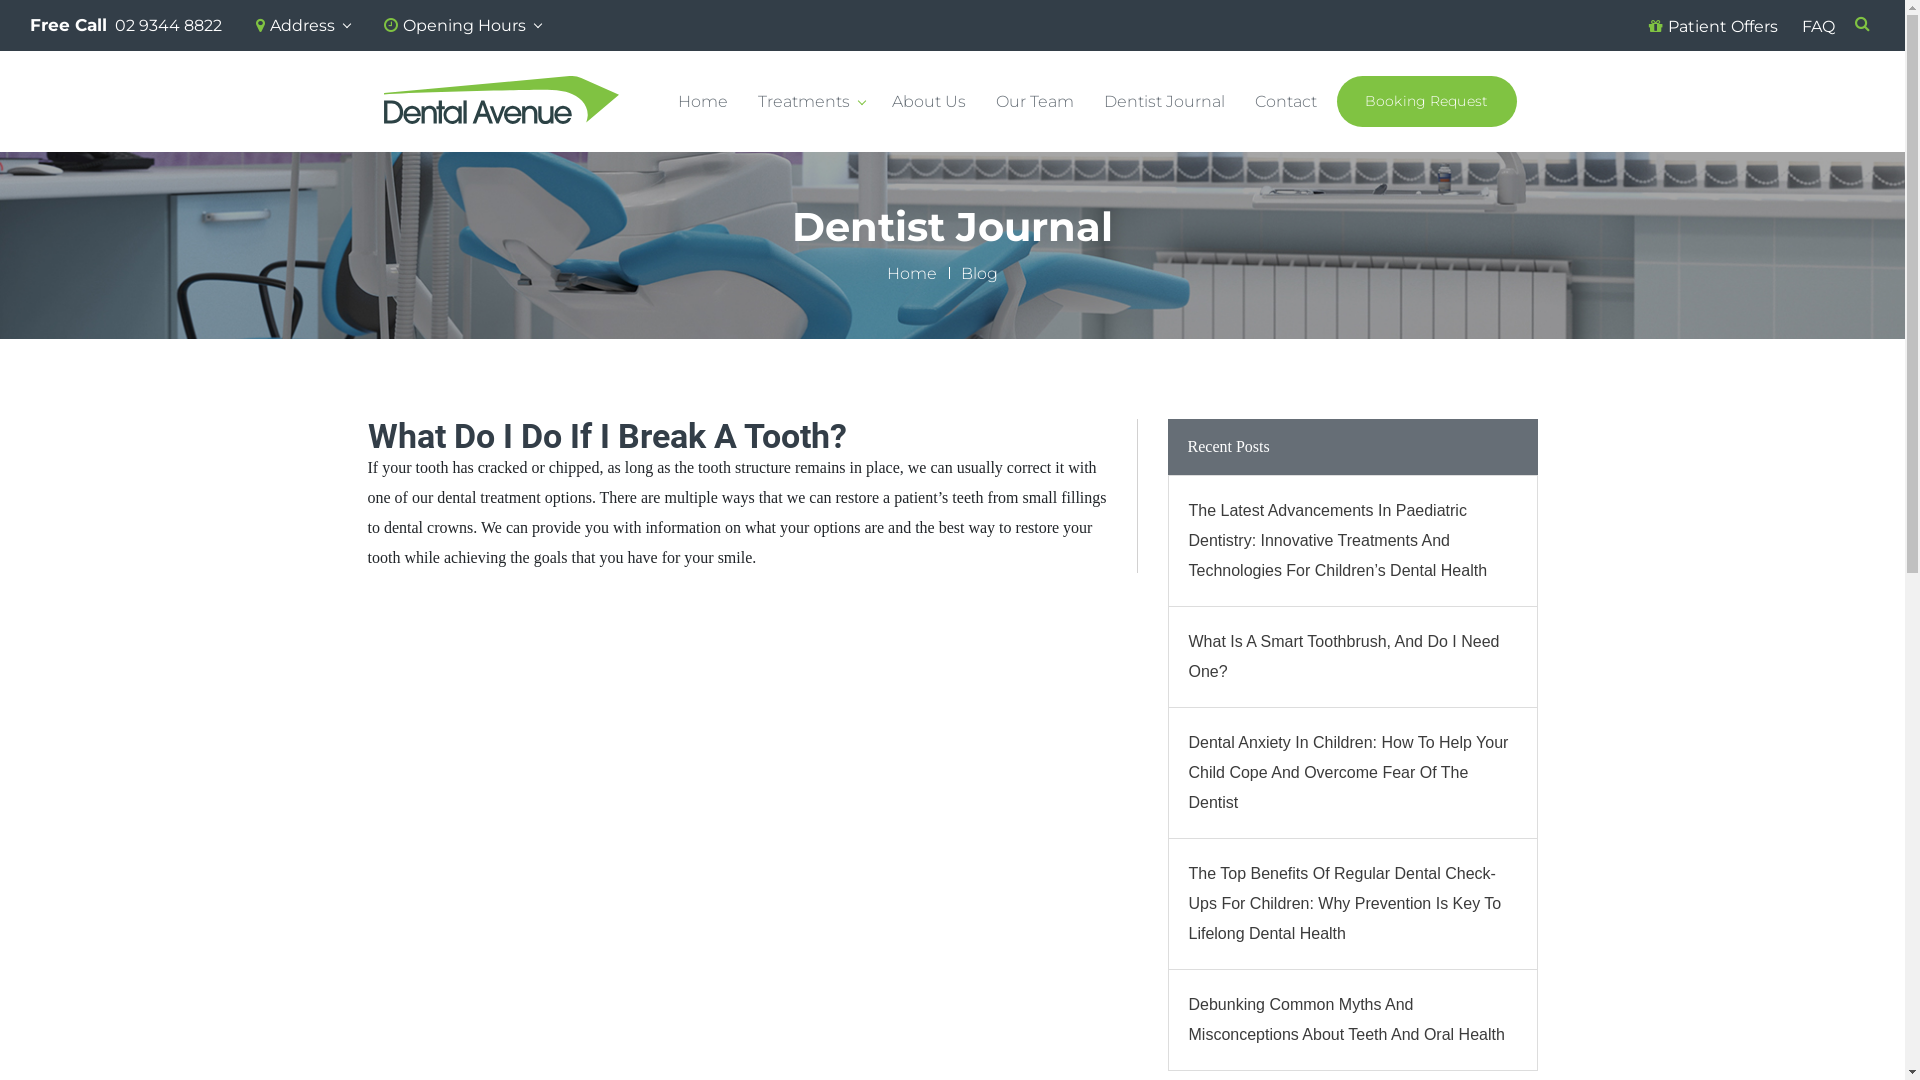  What do you see at coordinates (886, 273) in the screenshot?
I see `'Home'` at bounding box center [886, 273].